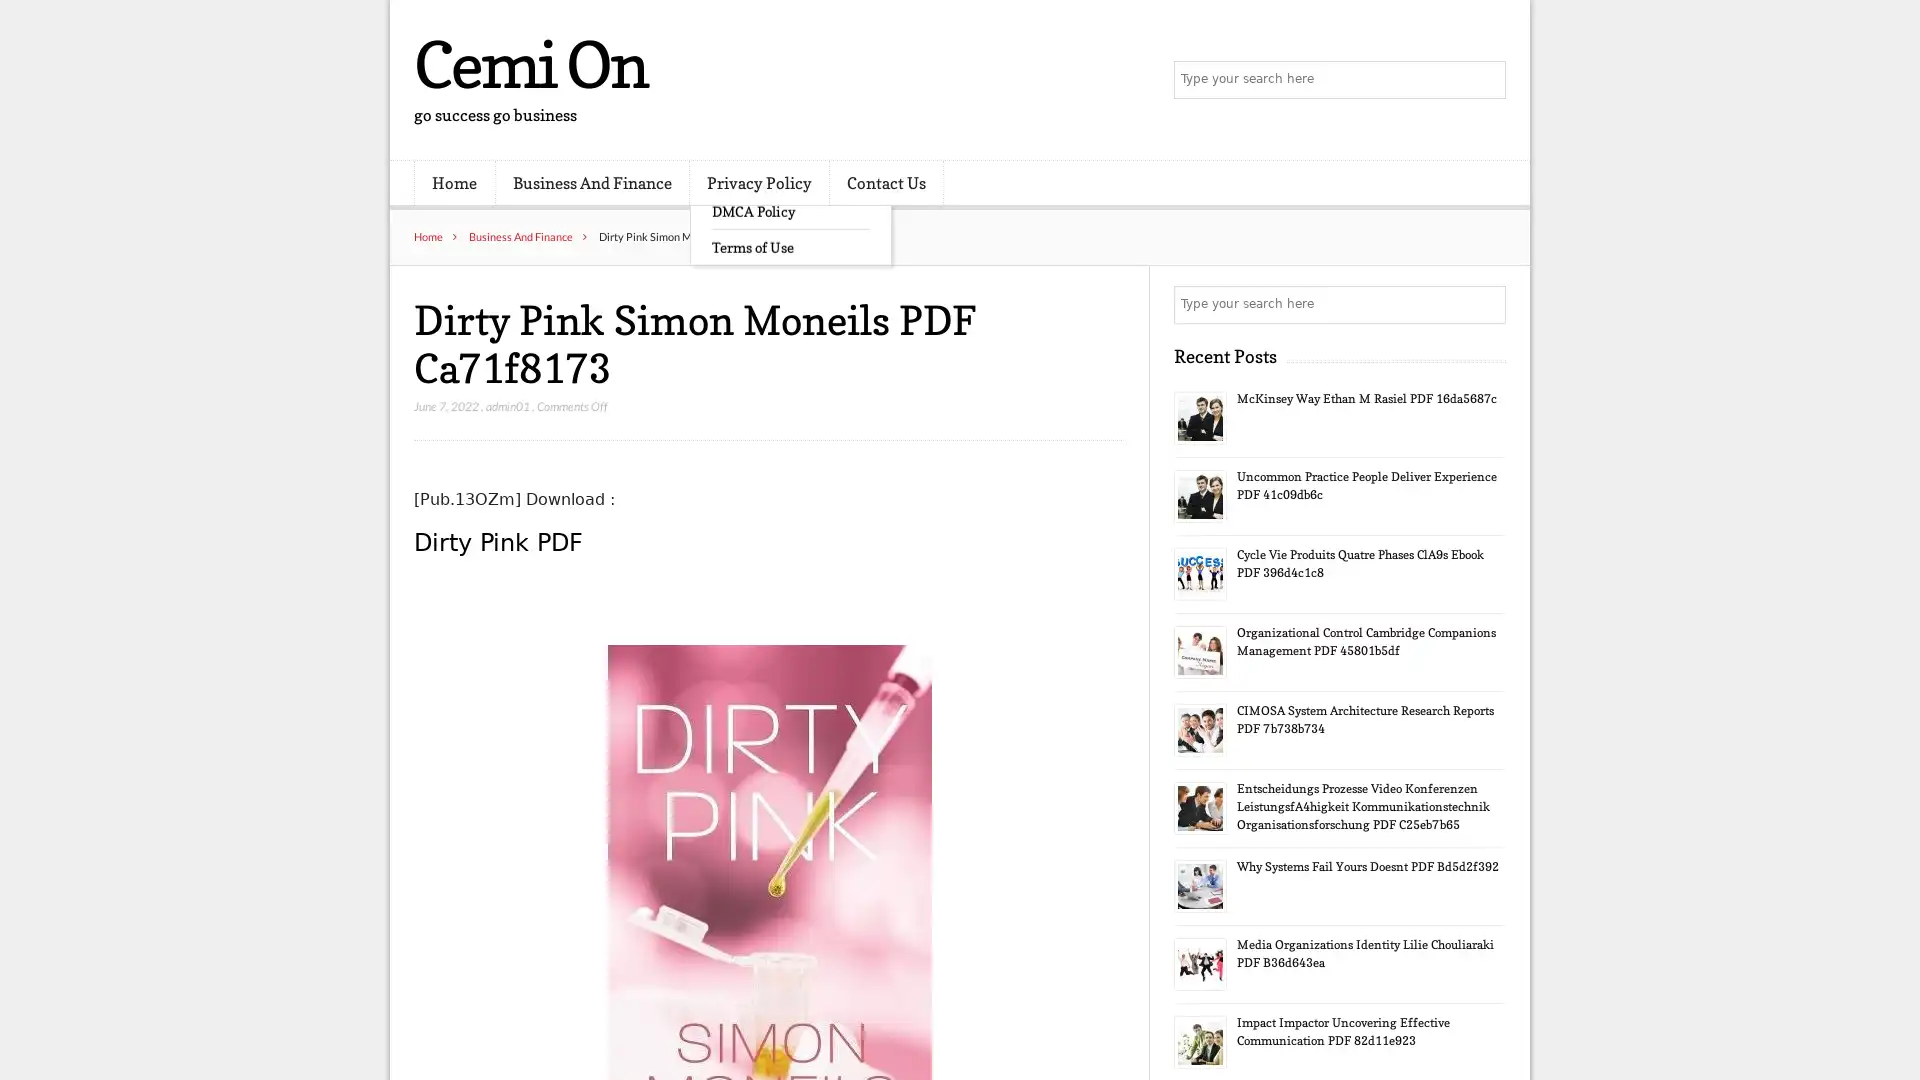  I want to click on Search, so click(1485, 80).